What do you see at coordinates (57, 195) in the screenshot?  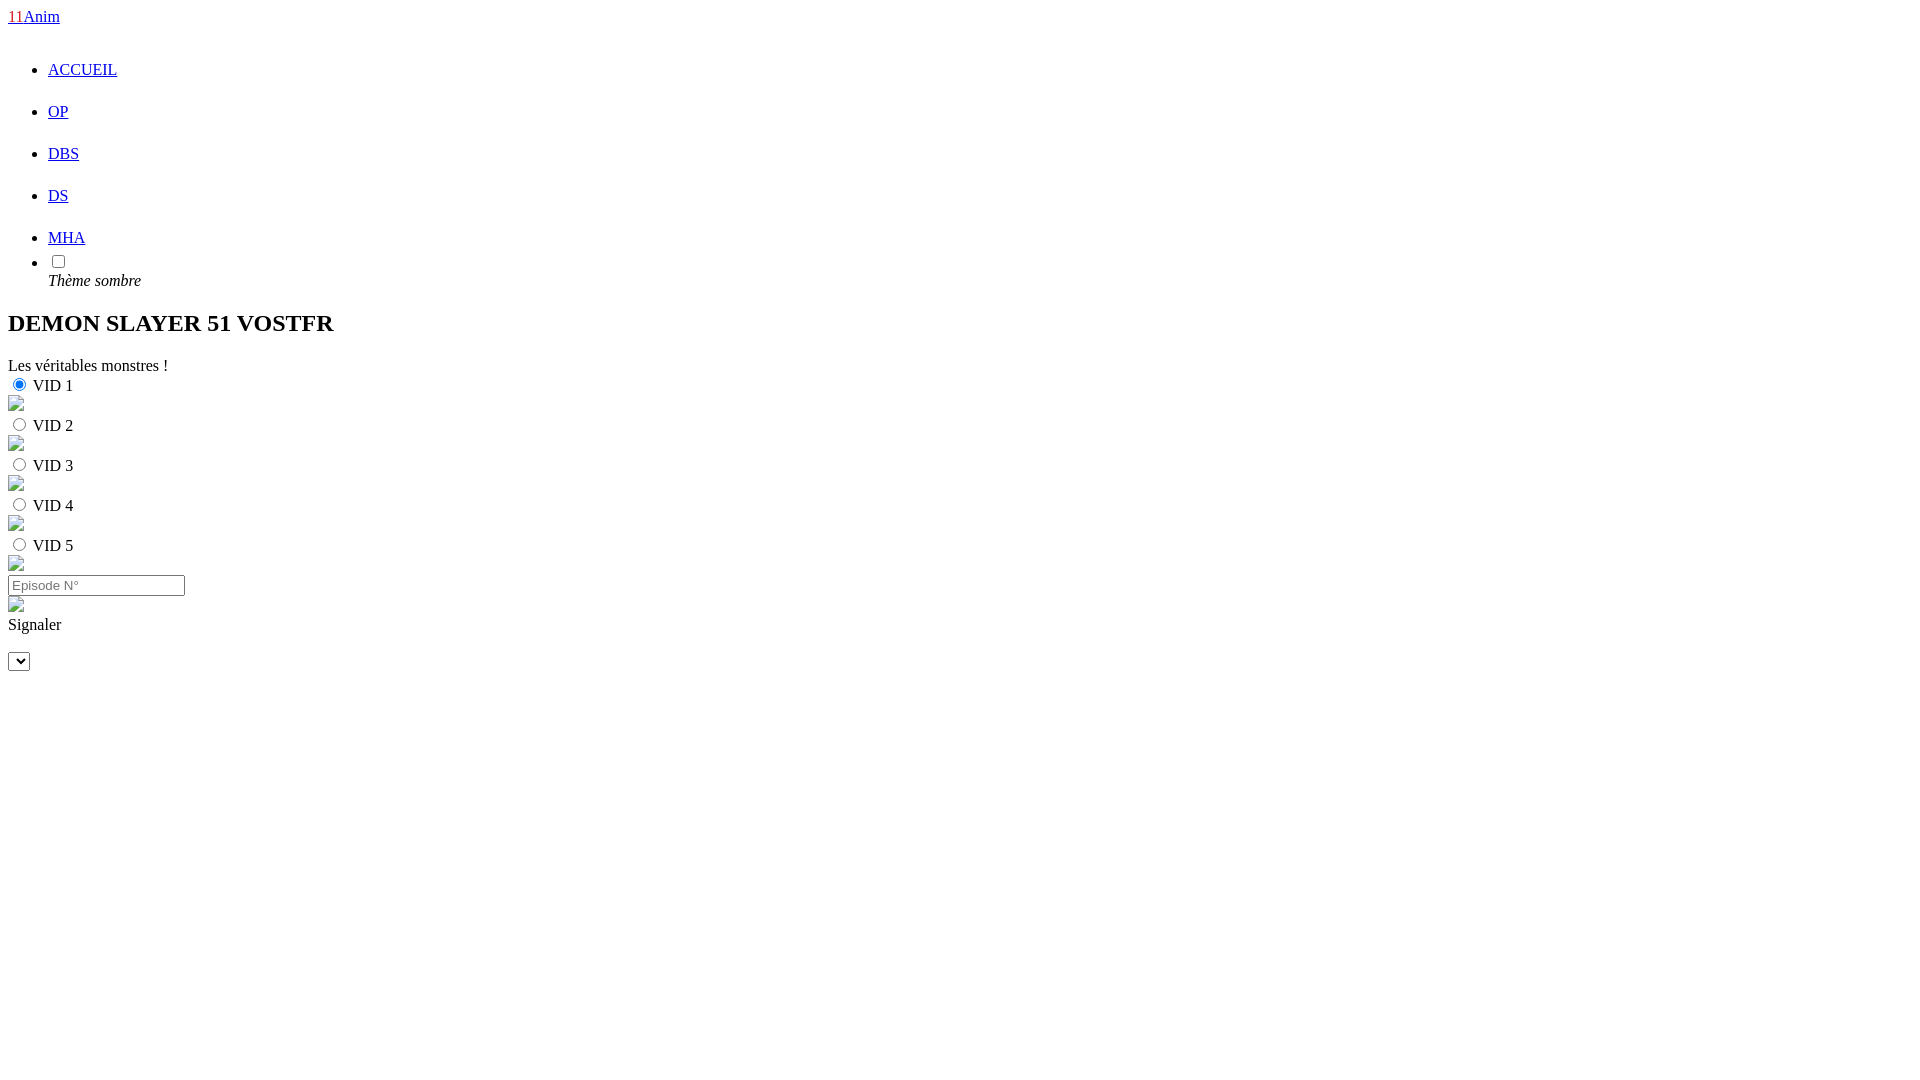 I see `'DS'` at bounding box center [57, 195].